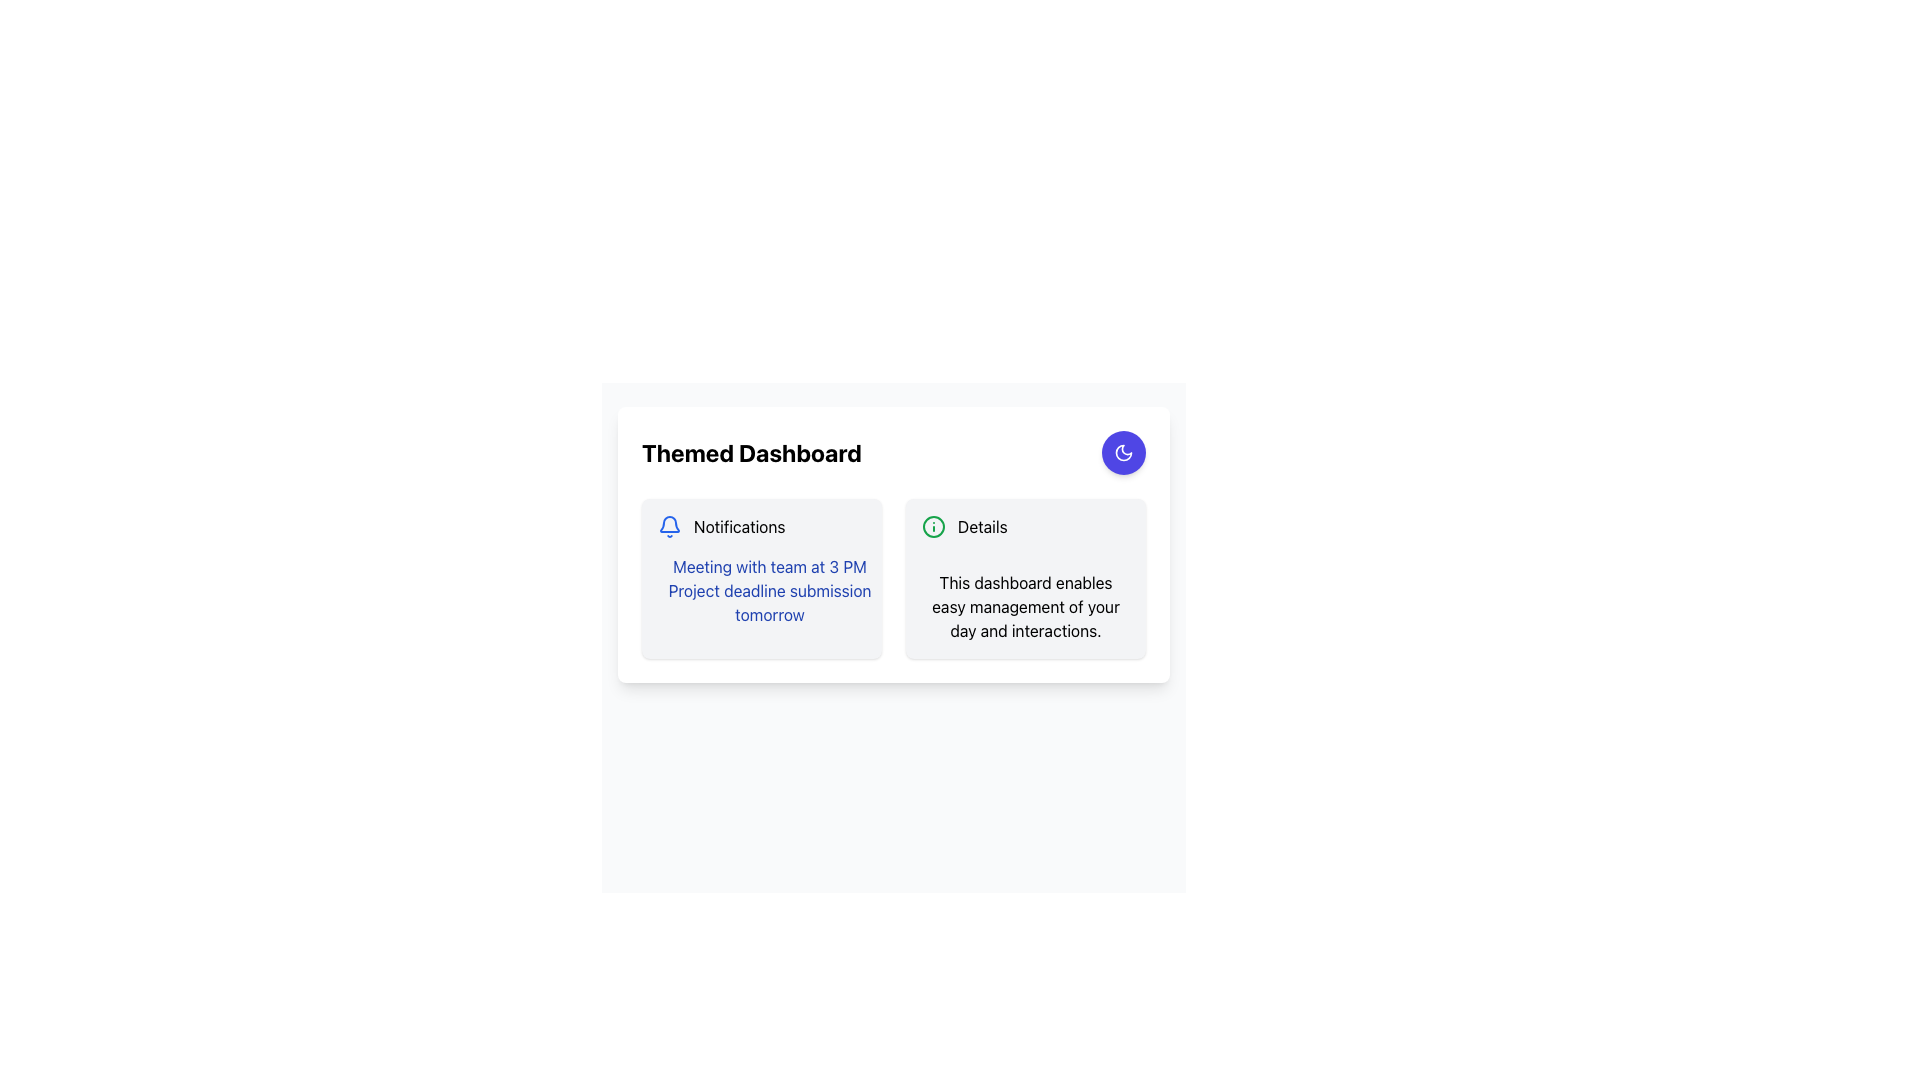 Image resolution: width=1920 pixels, height=1080 pixels. Describe the element at coordinates (1026, 605) in the screenshot. I see `static text block that contains the sentence: 'This dashboard enables easy management of your day and interactions.' It is centrally aligned within a white rectangular card with rounded corners, located below a heading labeled 'Details'` at that location.